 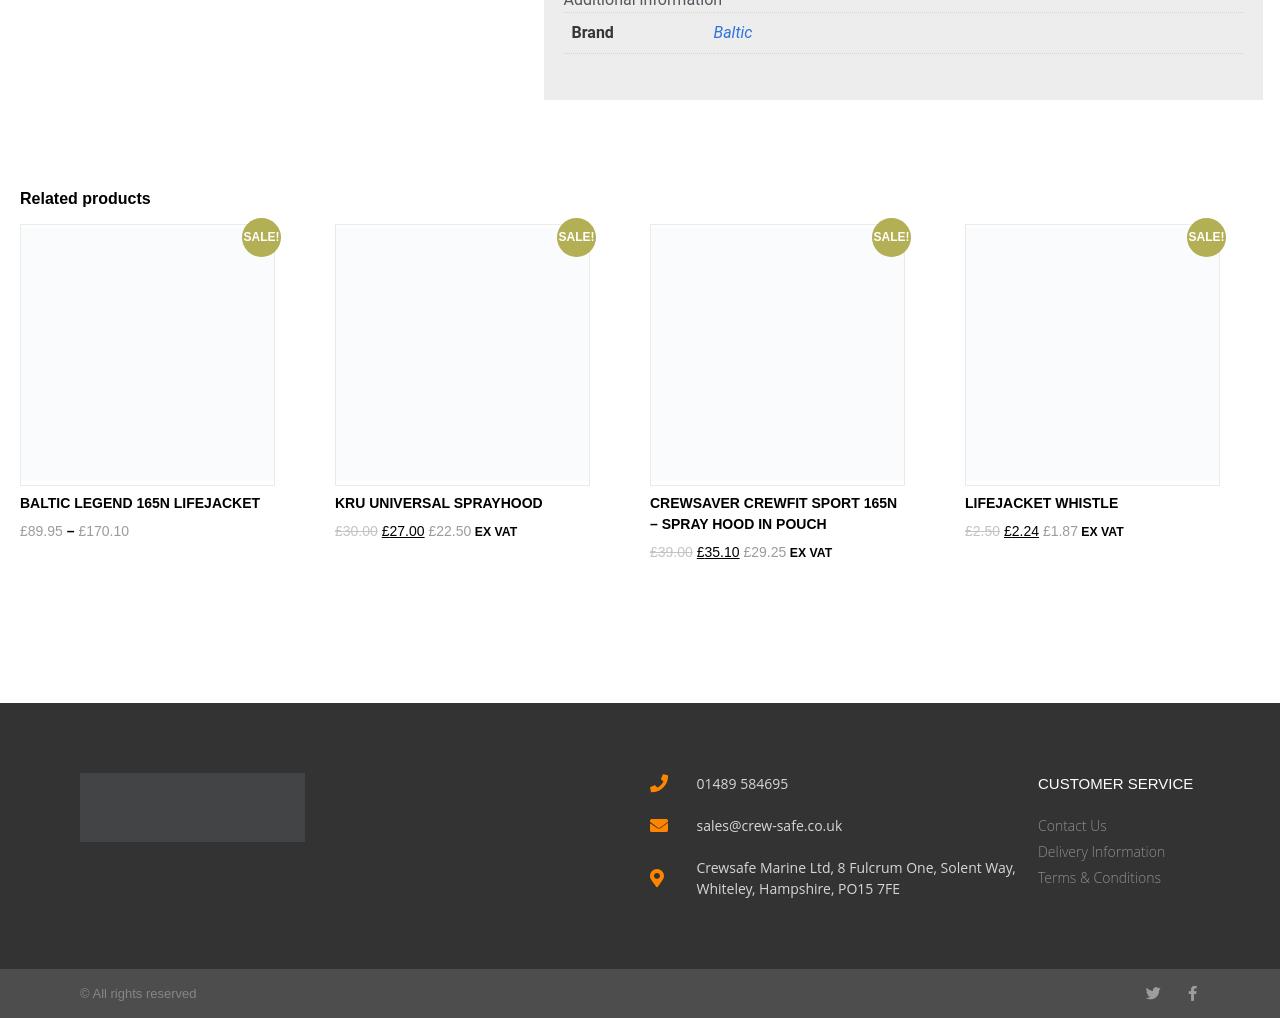 What do you see at coordinates (405, 528) in the screenshot?
I see `'27.00'` at bounding box center [405, 528].